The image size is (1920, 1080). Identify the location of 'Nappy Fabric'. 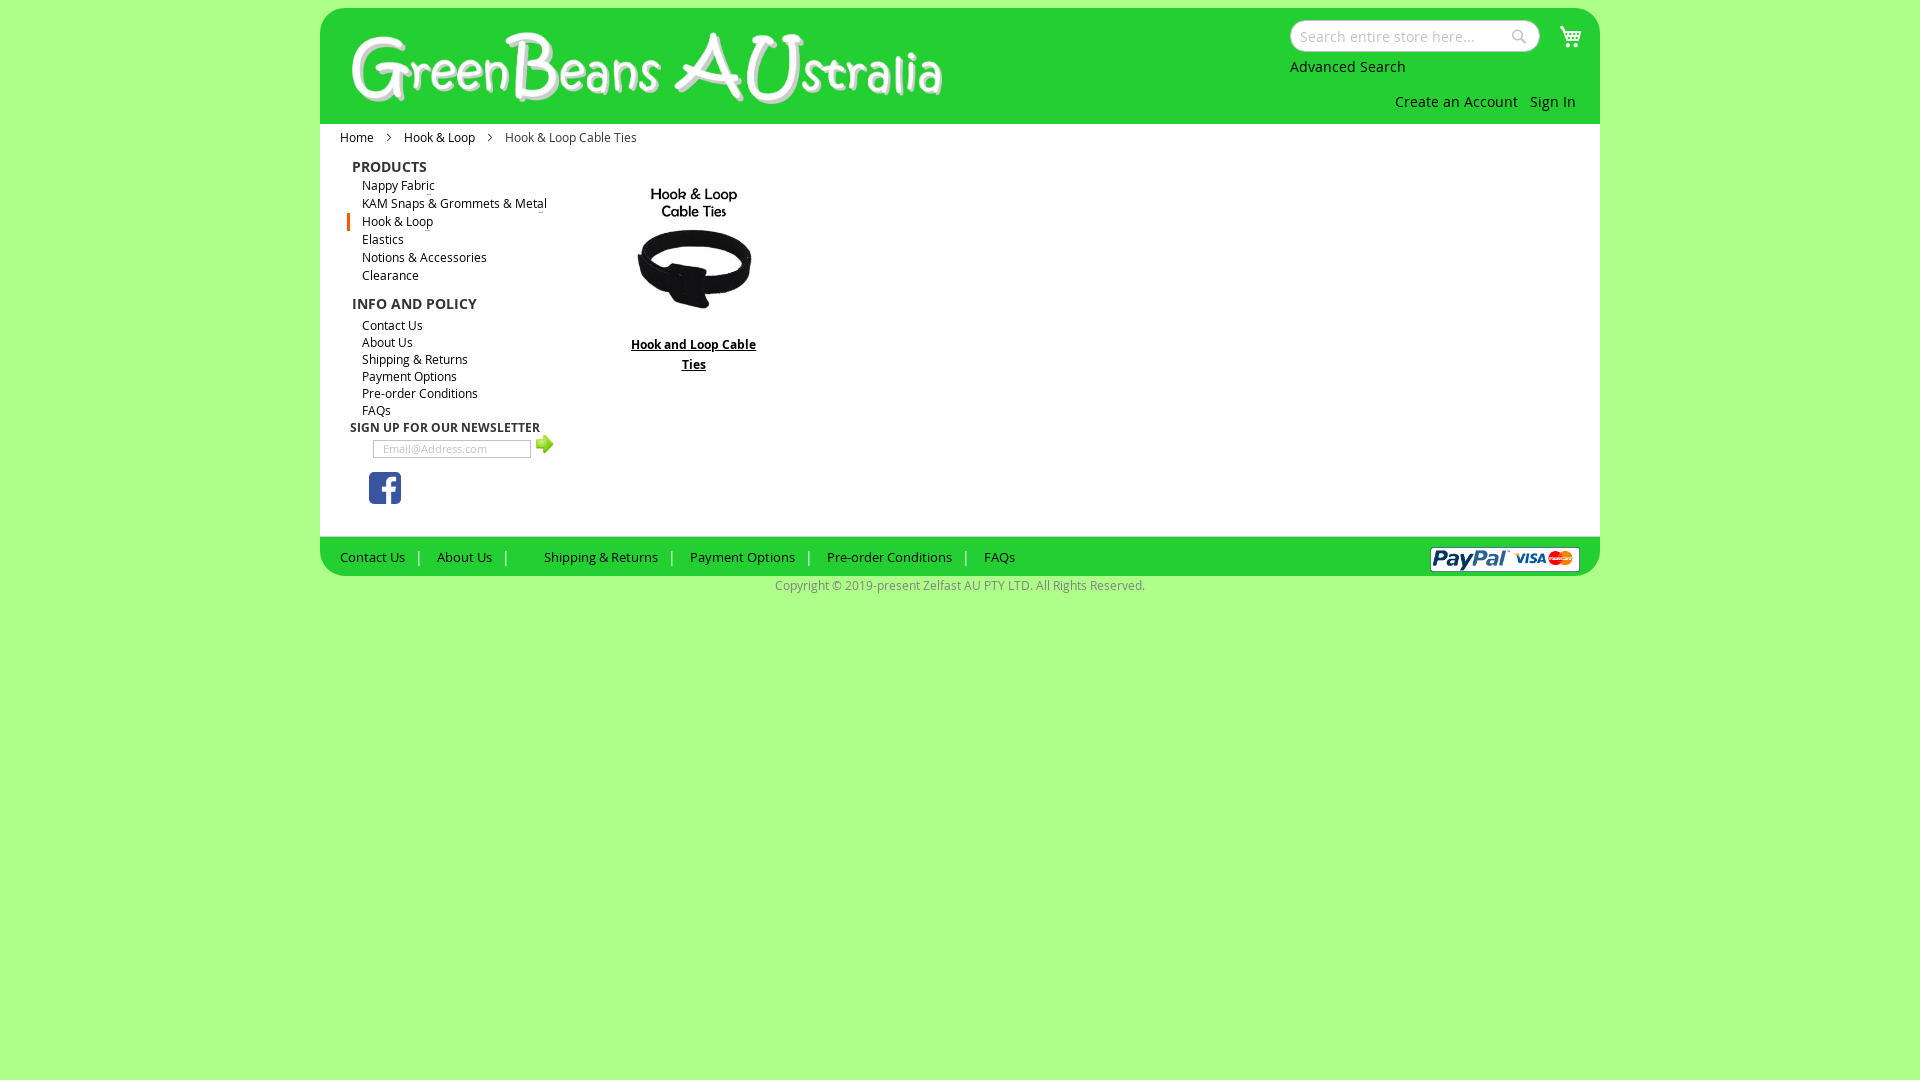
(392, 189).